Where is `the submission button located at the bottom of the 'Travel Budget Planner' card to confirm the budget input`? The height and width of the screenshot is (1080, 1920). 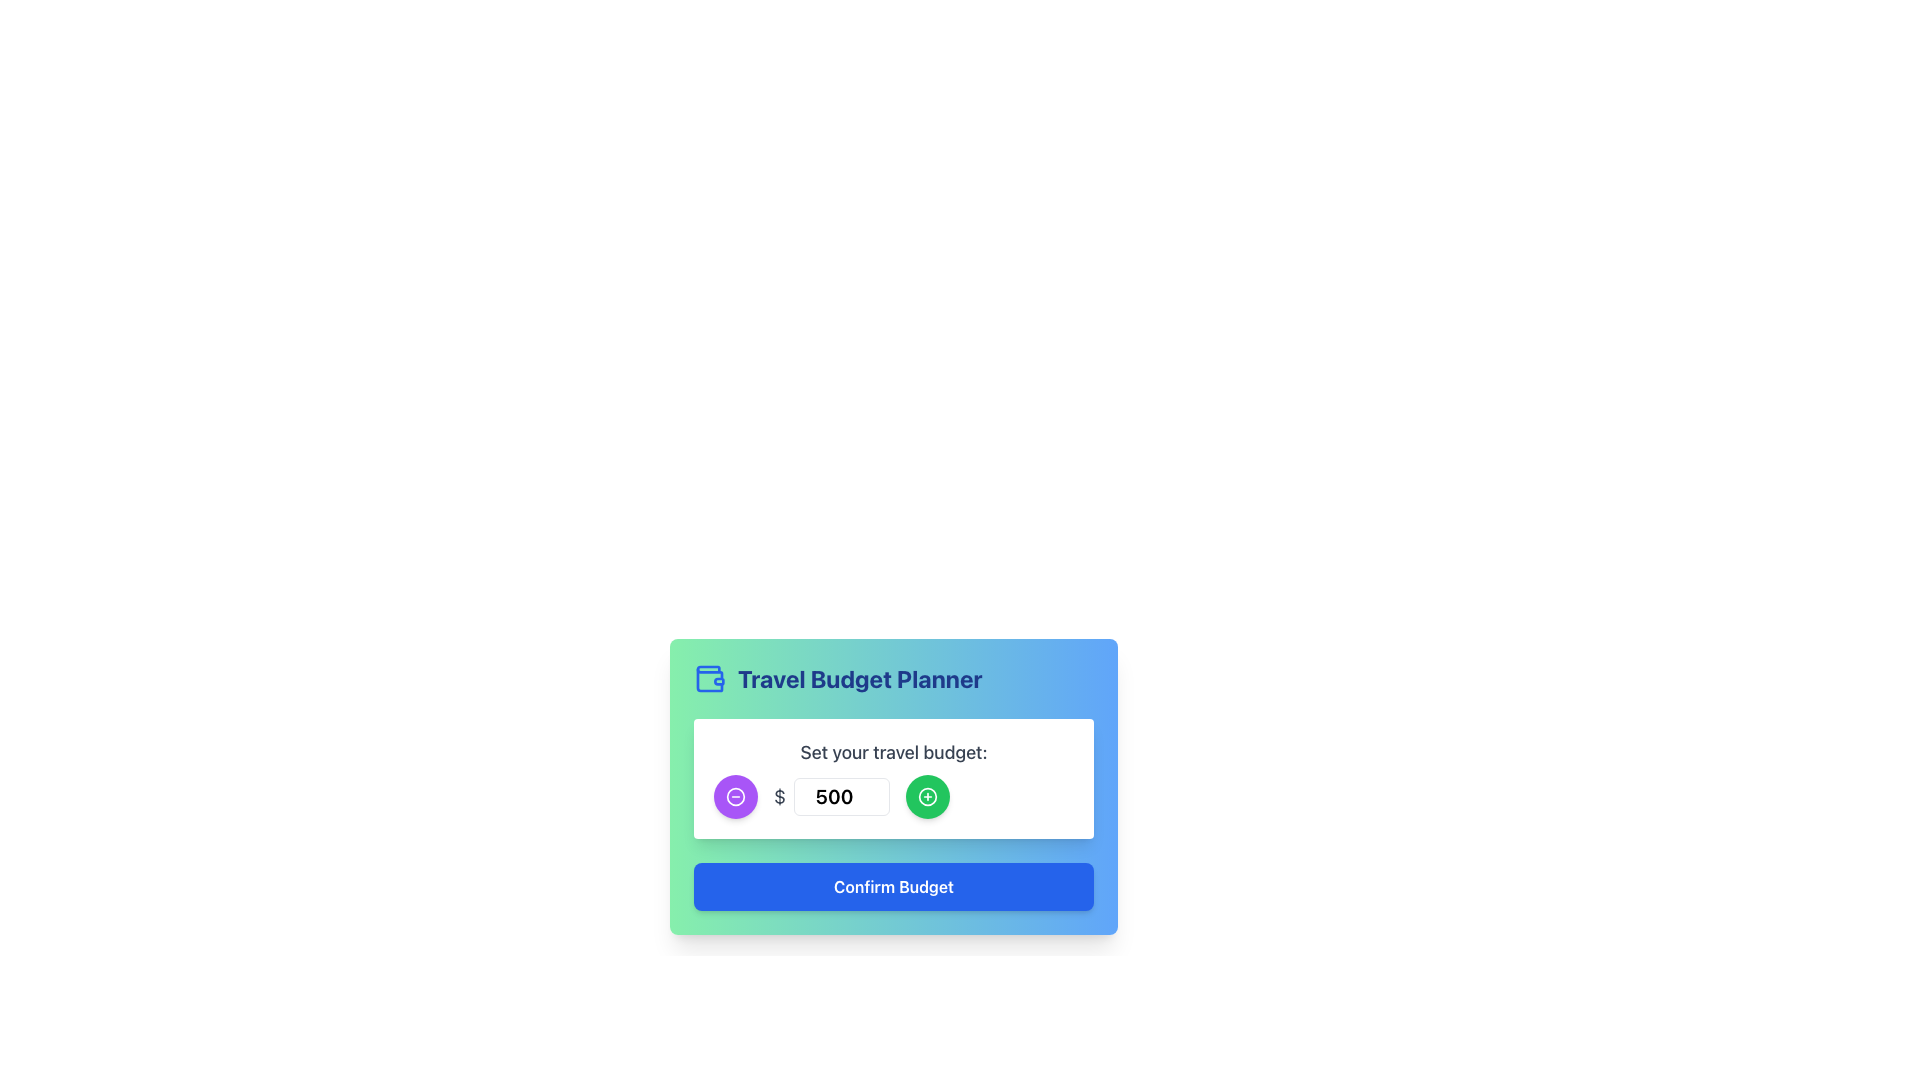 the submission button located at the bottom of the 'Travel Budget Planner' card to confirm the budget input is located at coordinates (892, 886).